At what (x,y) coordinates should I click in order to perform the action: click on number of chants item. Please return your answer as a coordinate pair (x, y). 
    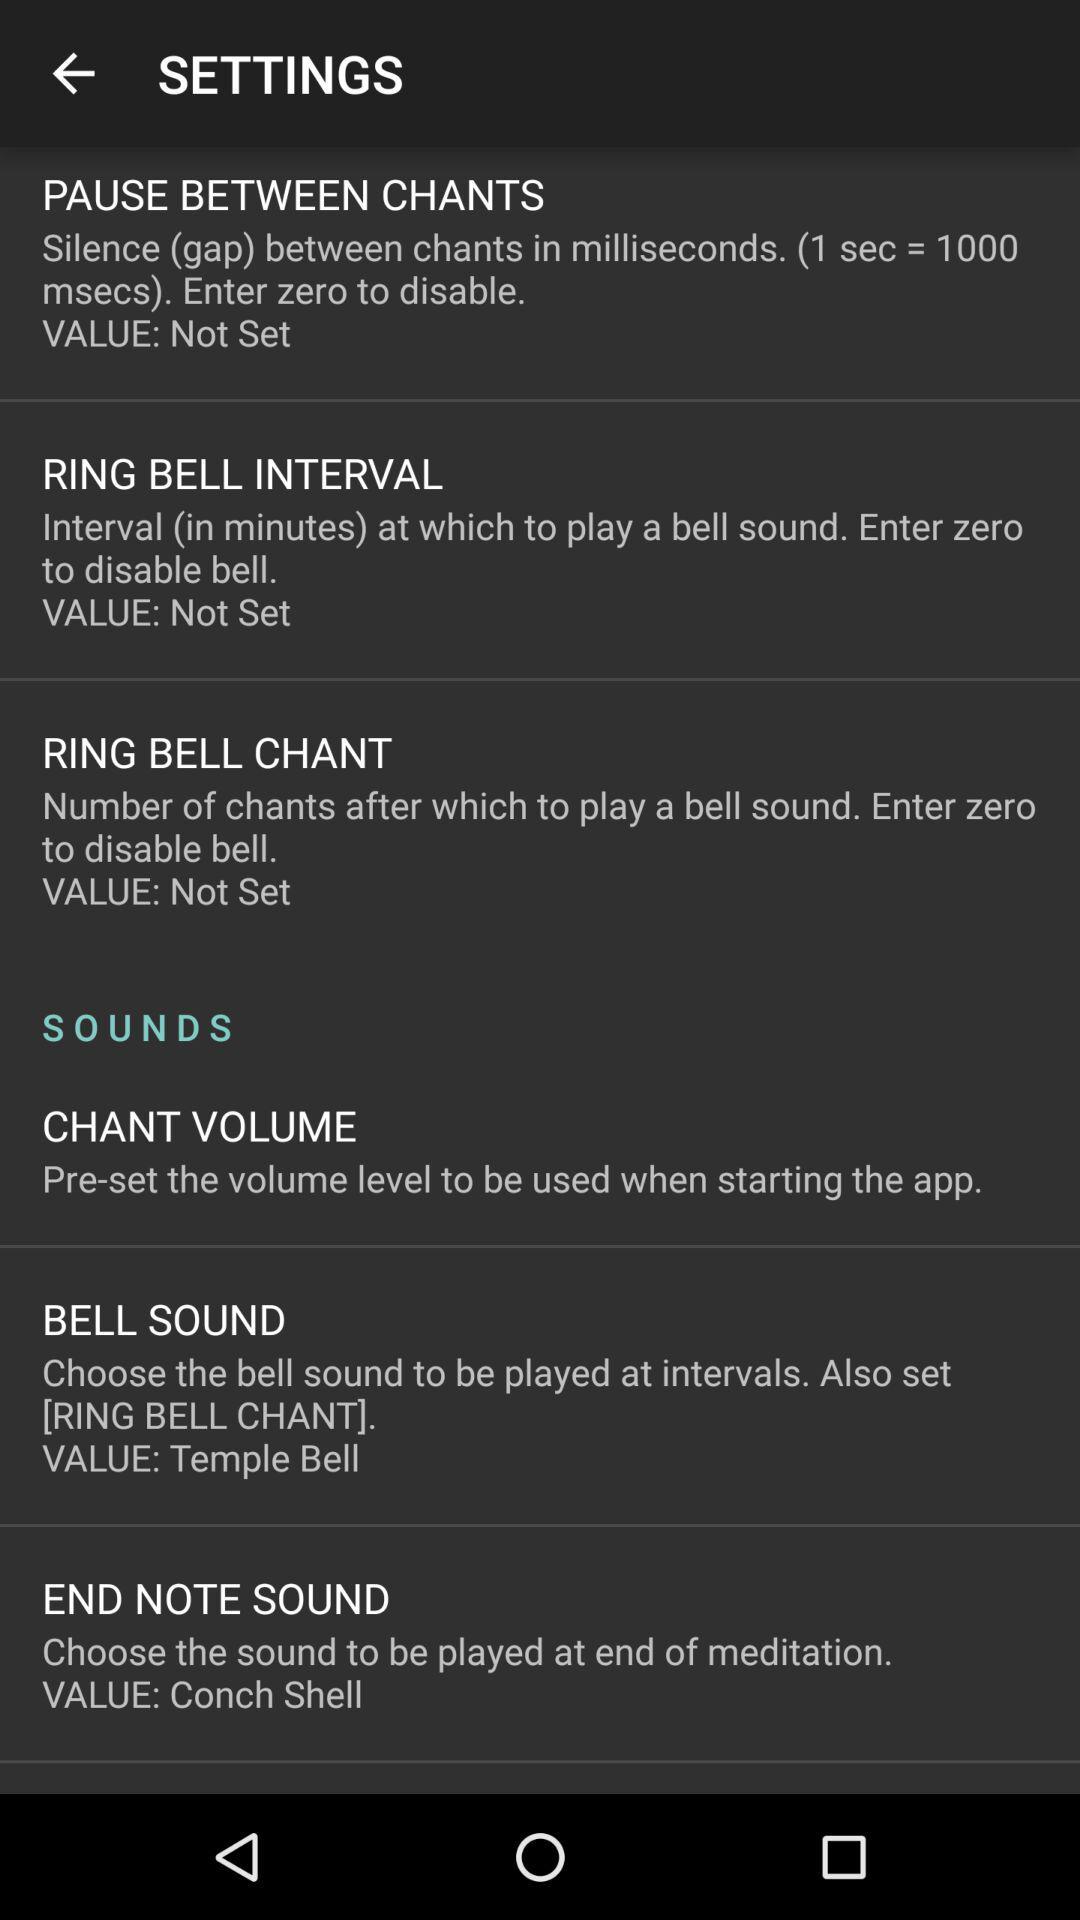
    Looking at the image, I should click on (540, 847).